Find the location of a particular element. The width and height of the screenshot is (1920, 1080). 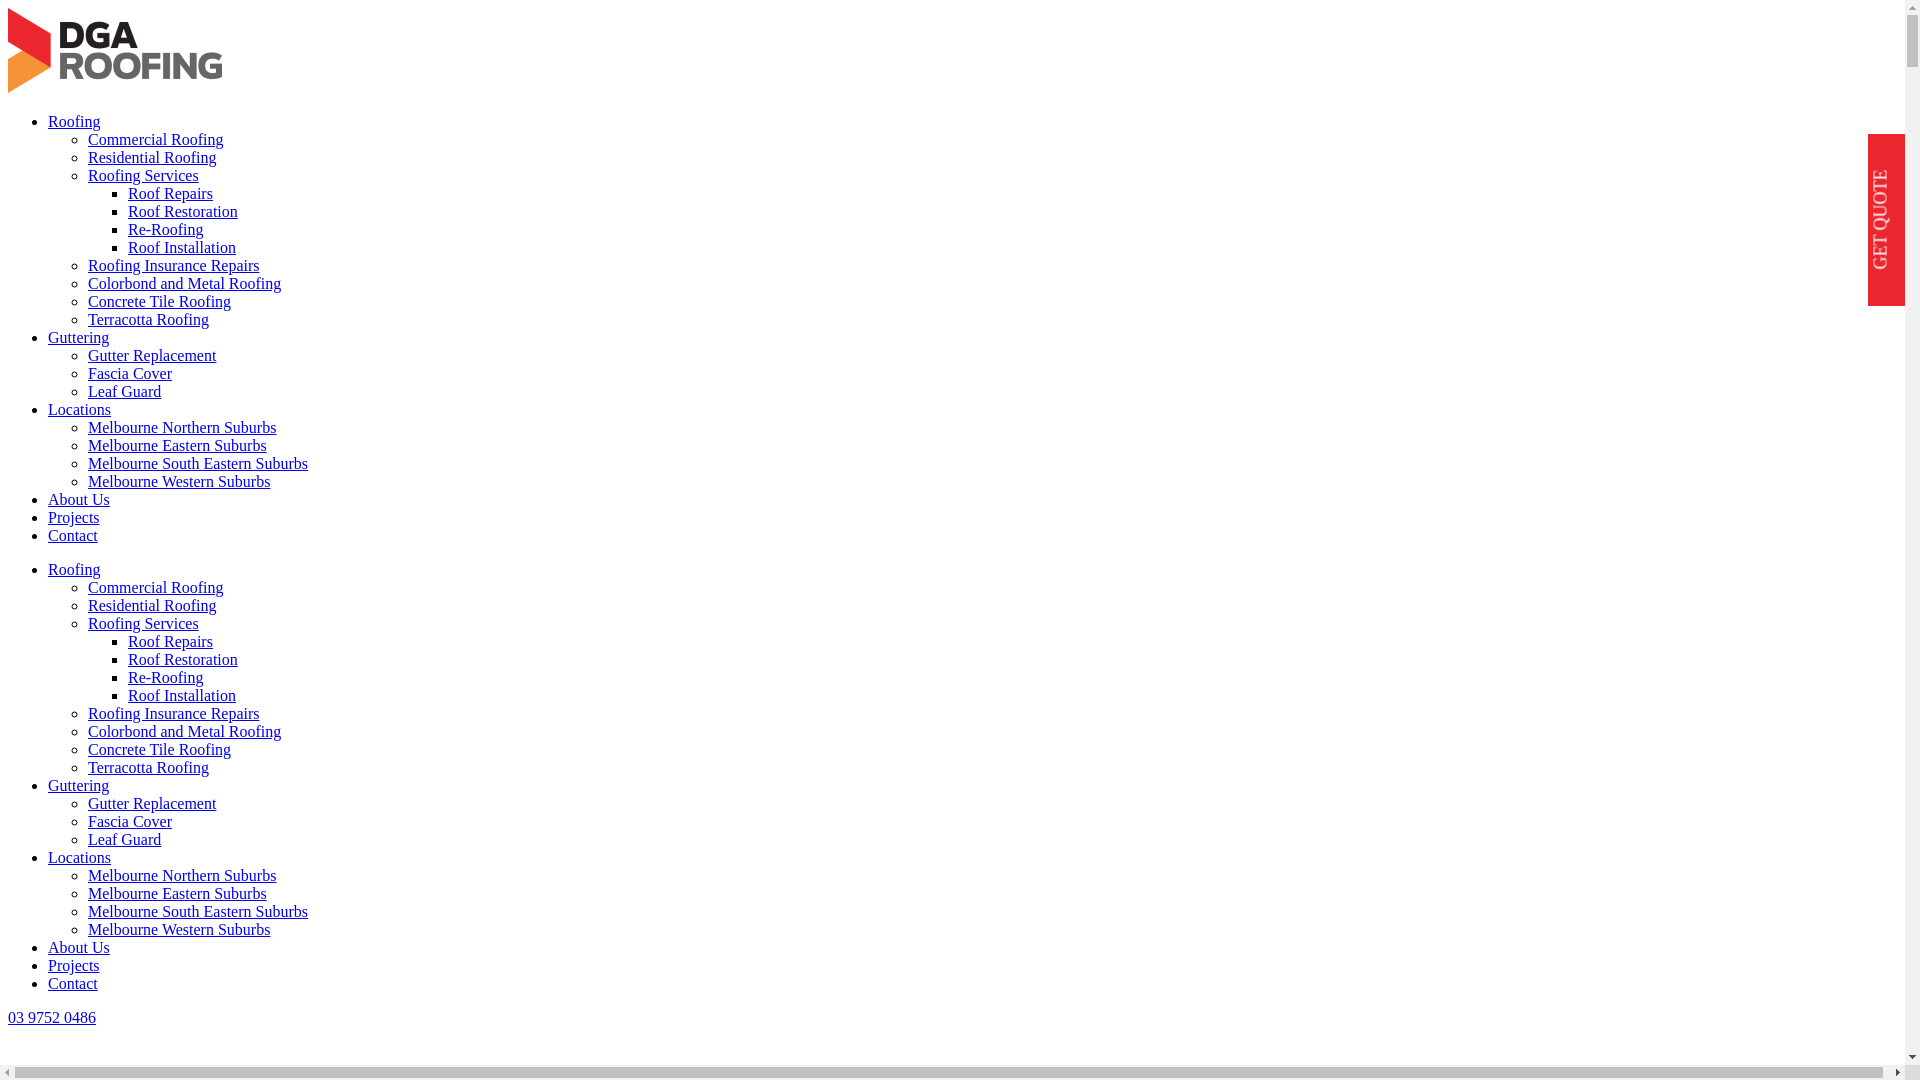

'Melbourne Eastern Suburbs' is located at coordinates (177, 892).